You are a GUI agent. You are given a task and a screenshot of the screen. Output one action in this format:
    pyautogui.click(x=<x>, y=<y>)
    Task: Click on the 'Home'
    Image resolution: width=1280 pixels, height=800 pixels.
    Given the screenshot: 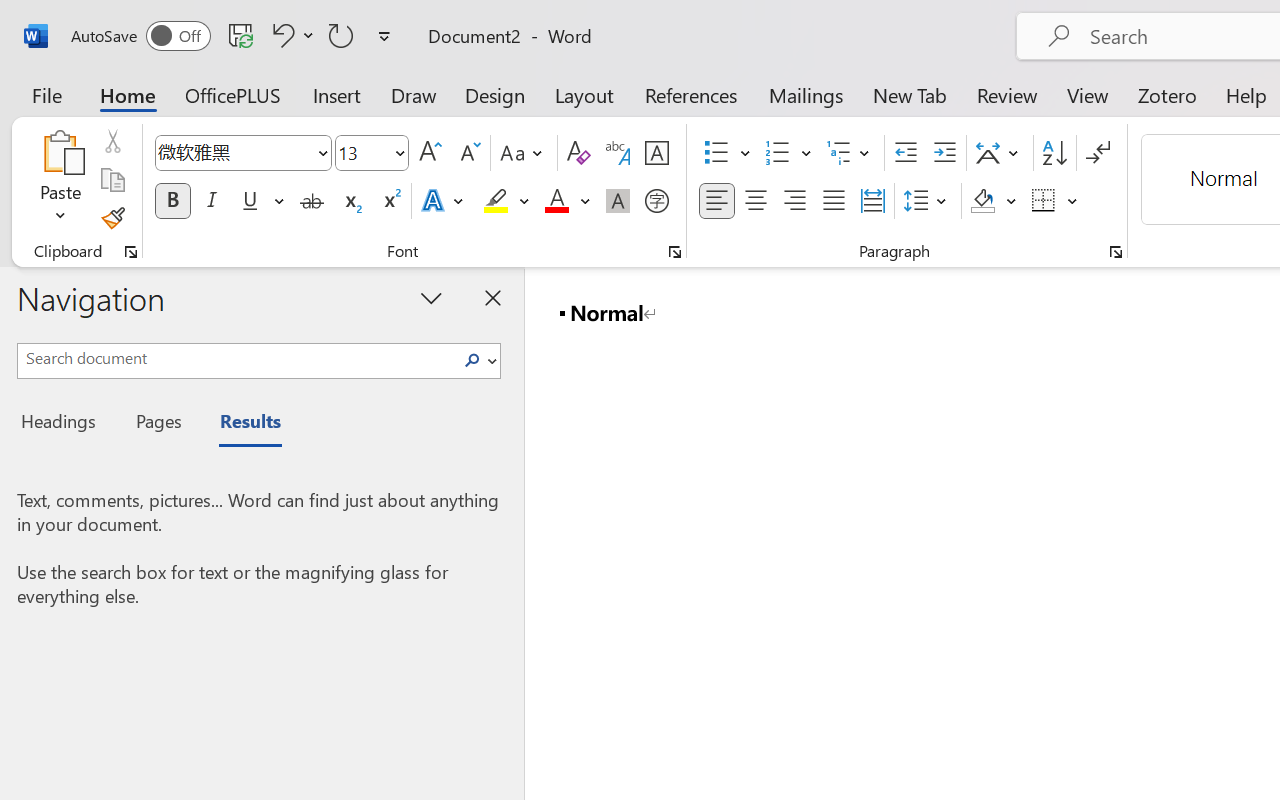 What is the action you would take?
    pyautogui.click(x=127, y=94)
    